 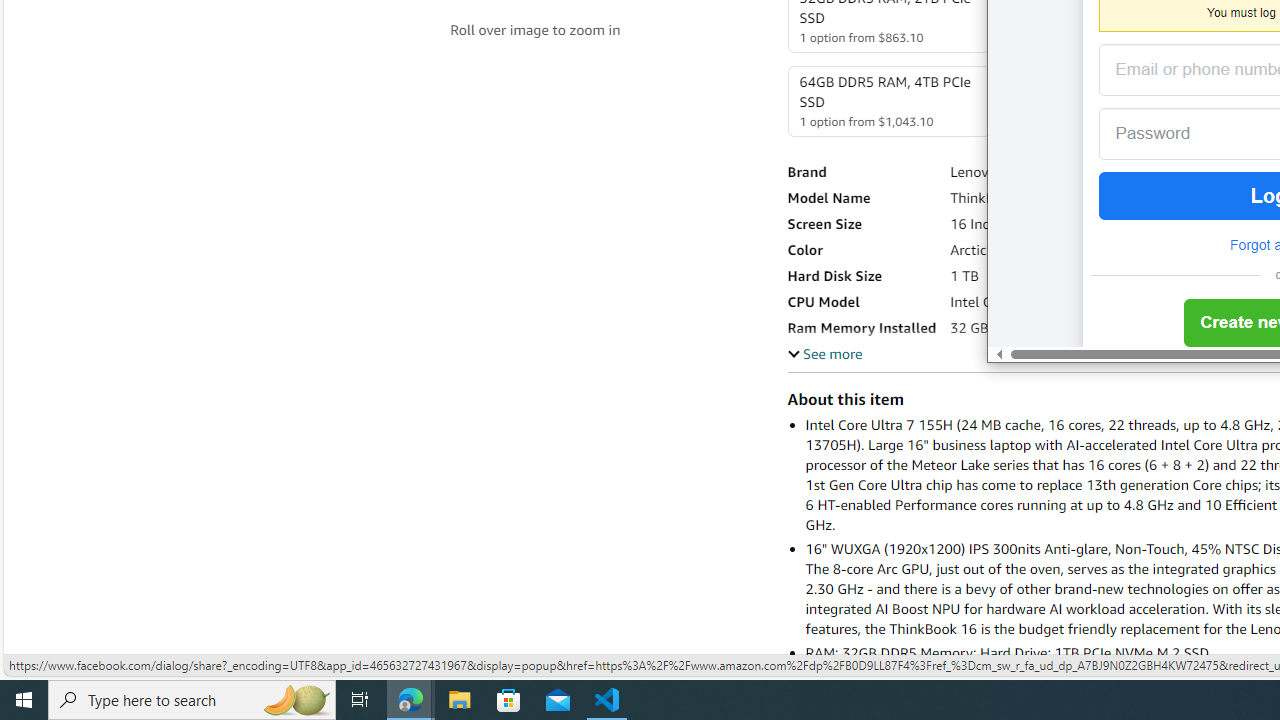 I want to click on 'Microsoft Store', so click(x=509, y=698).